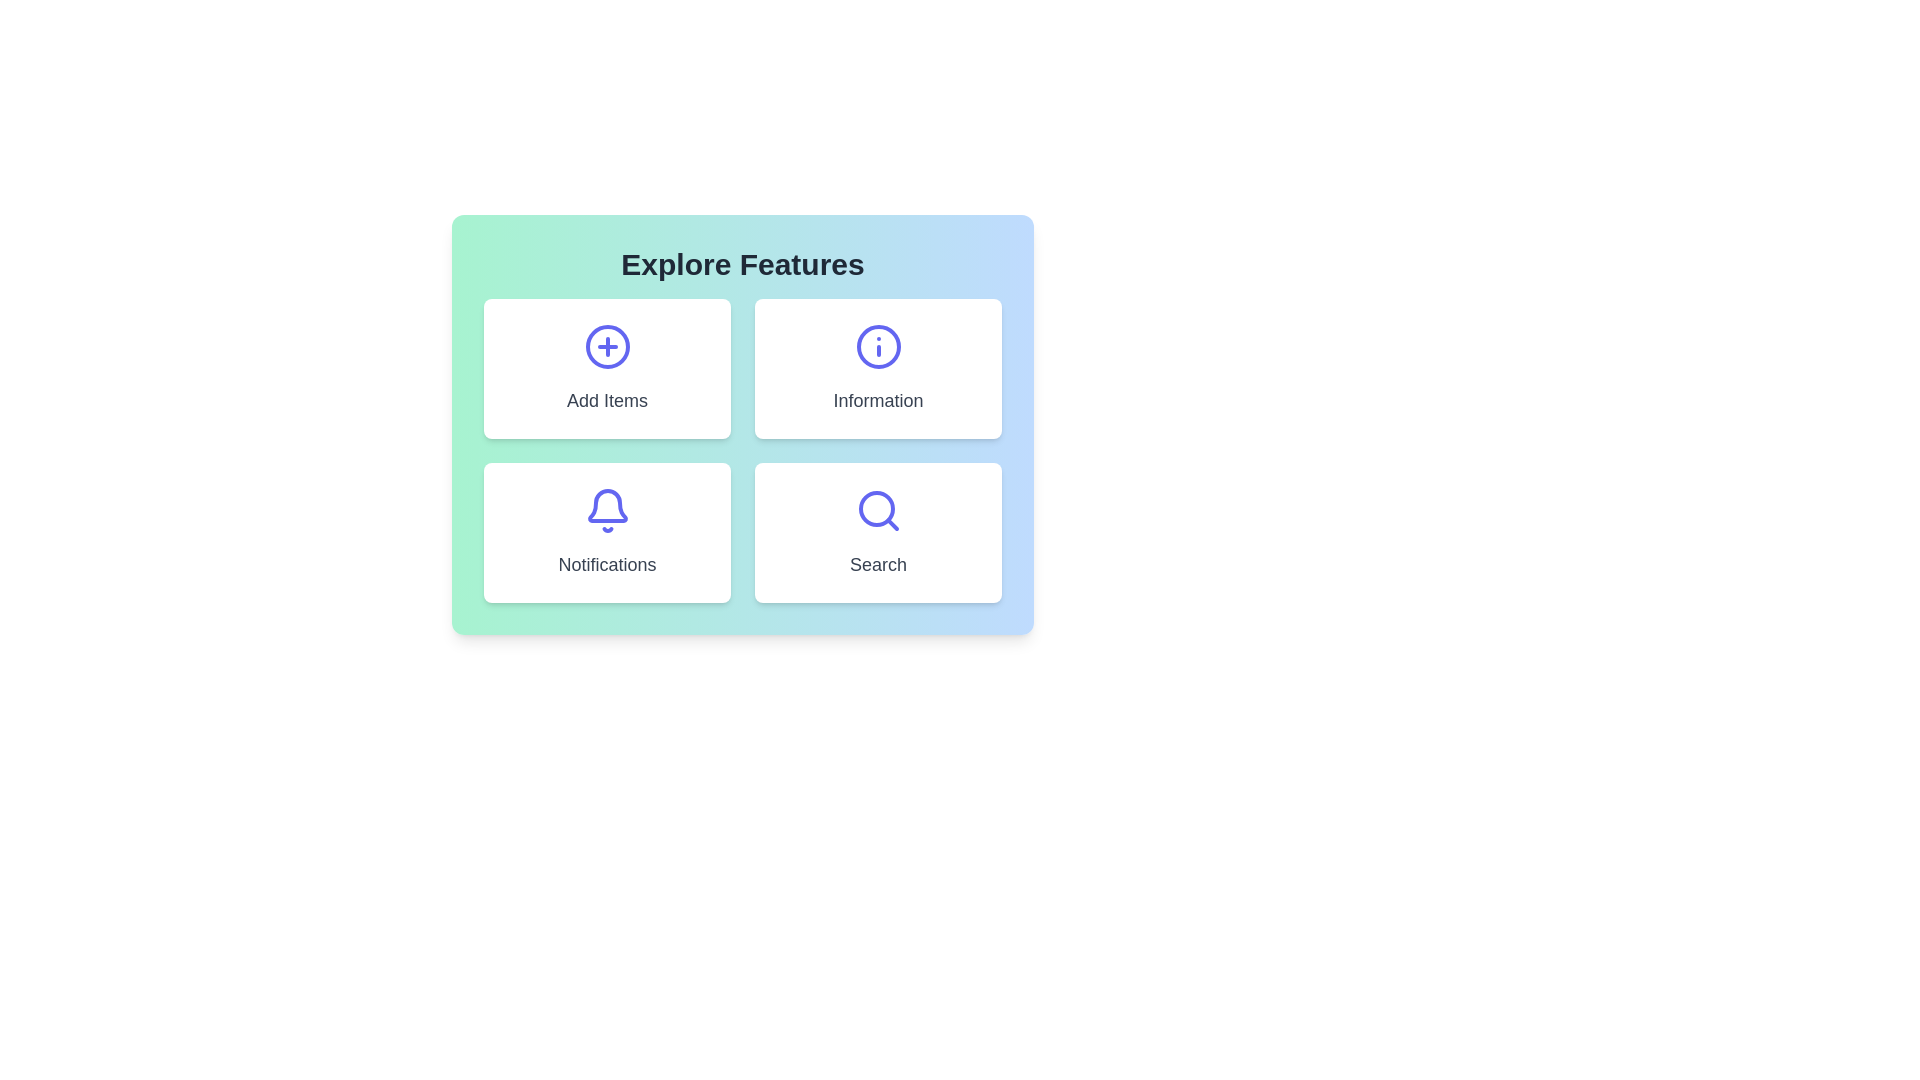 The image size is (1920, 1080). I want to click on the text label displaying 'Information', which is styled with a medium font weight and large gray font, located below the information icon on the upper-right side of the grid, so click(878, 401).